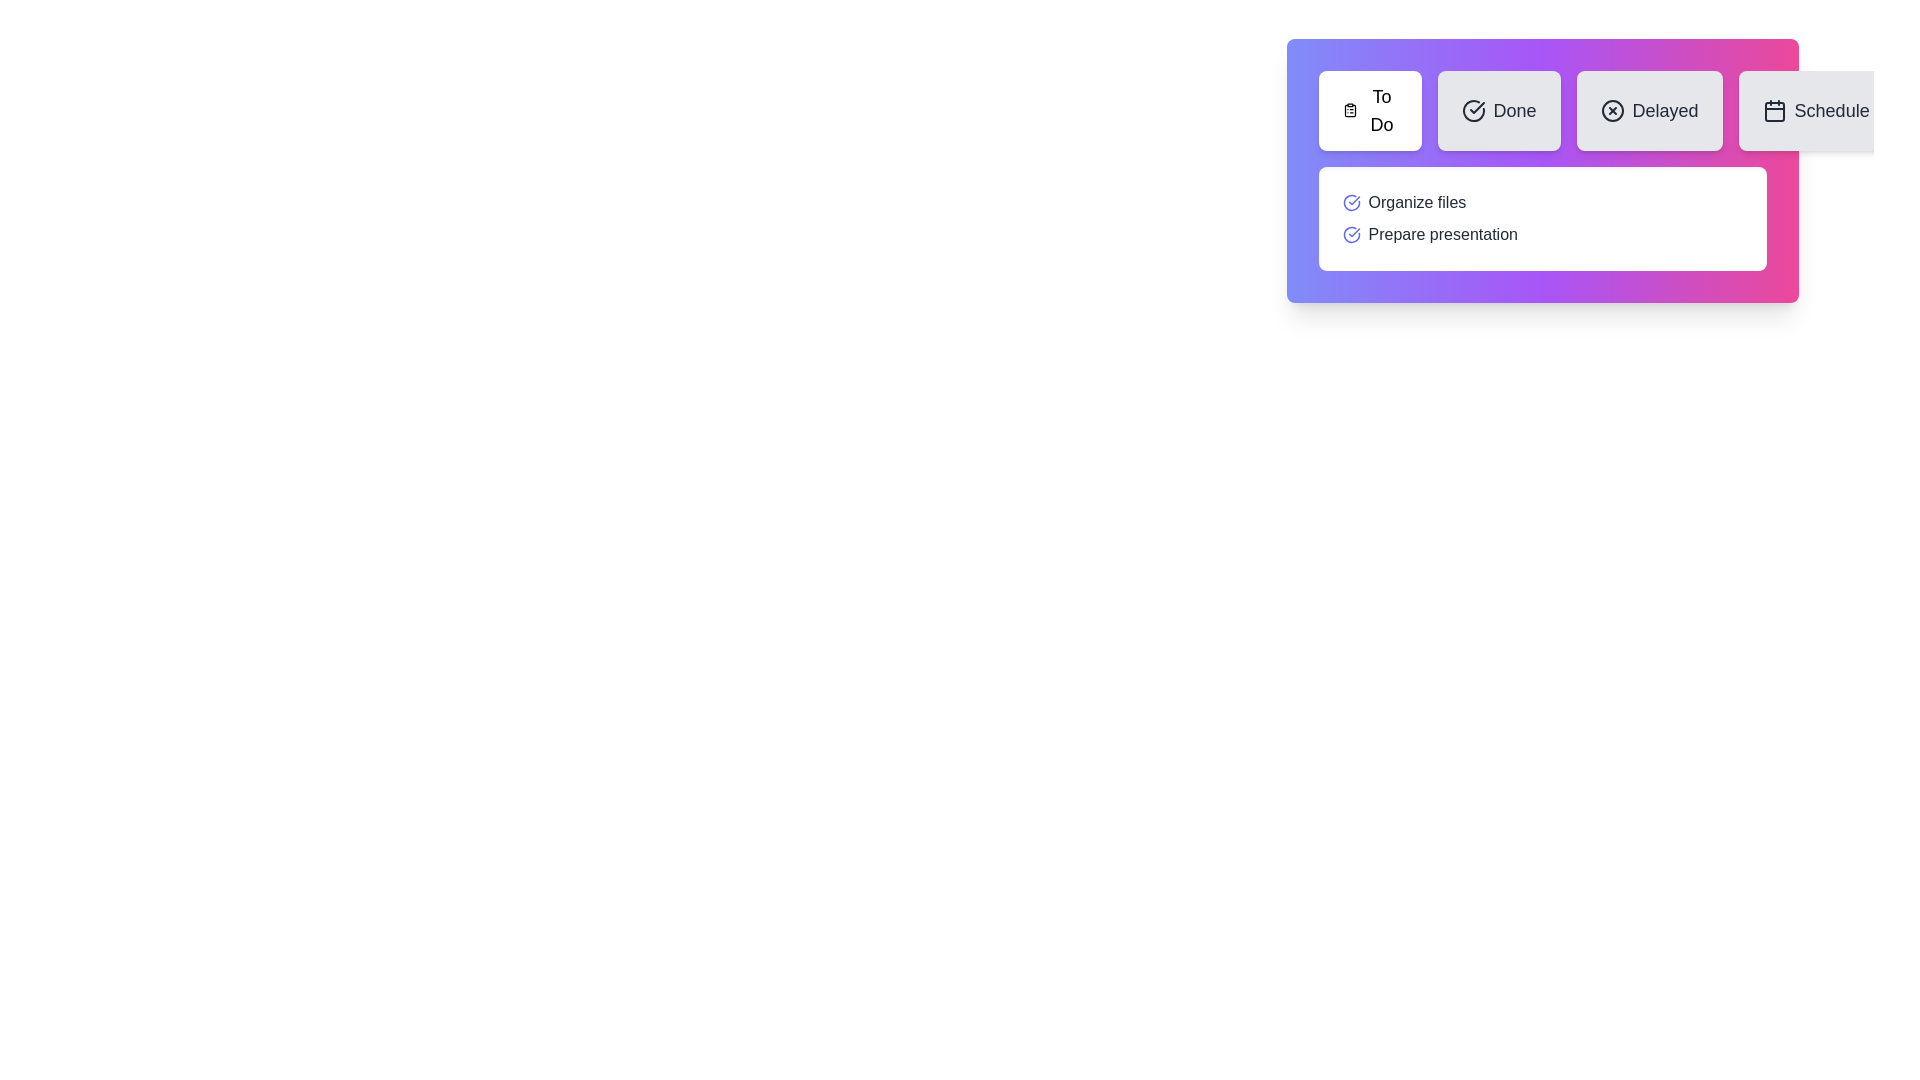 The image size is (1920, 1080). What do you see at coordinates (1498, 111) in the screenshot?
I see `the Done tab button to observe its hover effect` at bounding box center [1498, 111].